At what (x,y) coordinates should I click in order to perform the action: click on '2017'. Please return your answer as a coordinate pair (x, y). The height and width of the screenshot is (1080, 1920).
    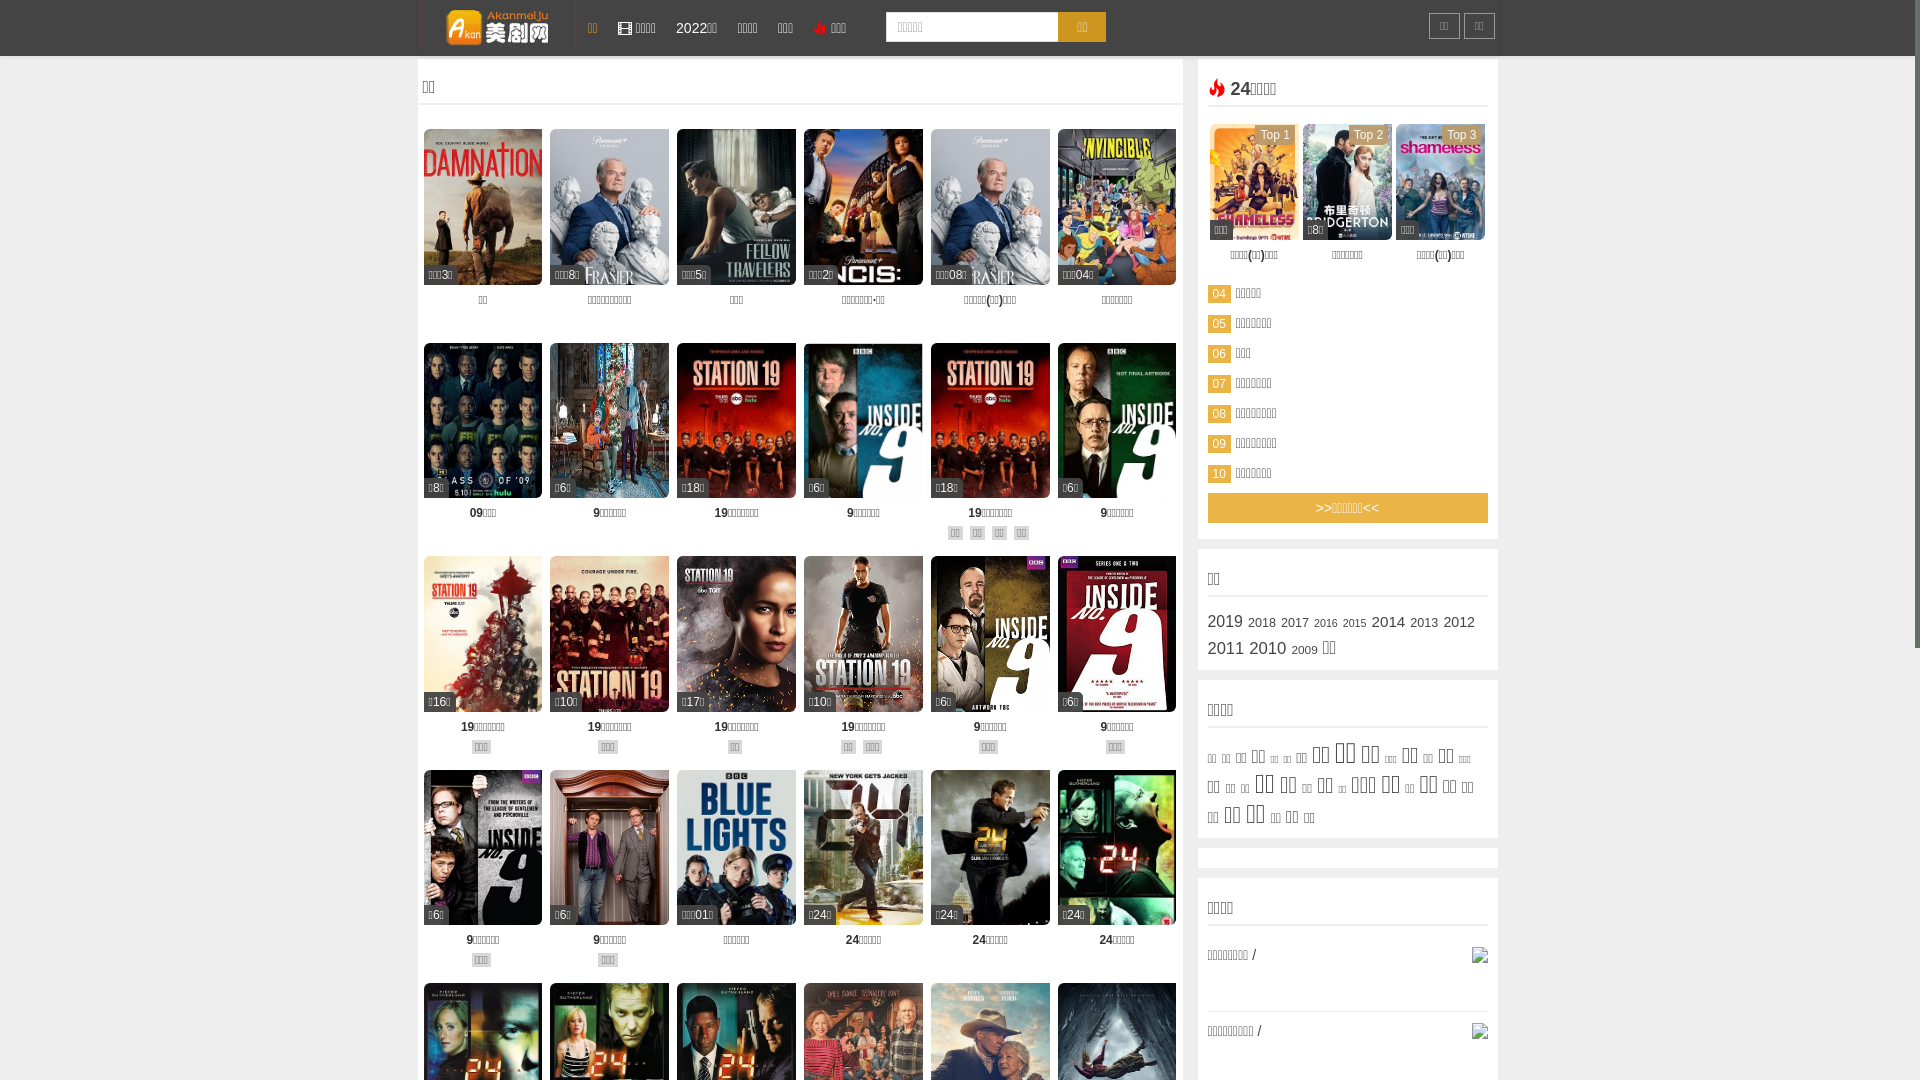
    Looking at the image, I should click on (1281, 622).